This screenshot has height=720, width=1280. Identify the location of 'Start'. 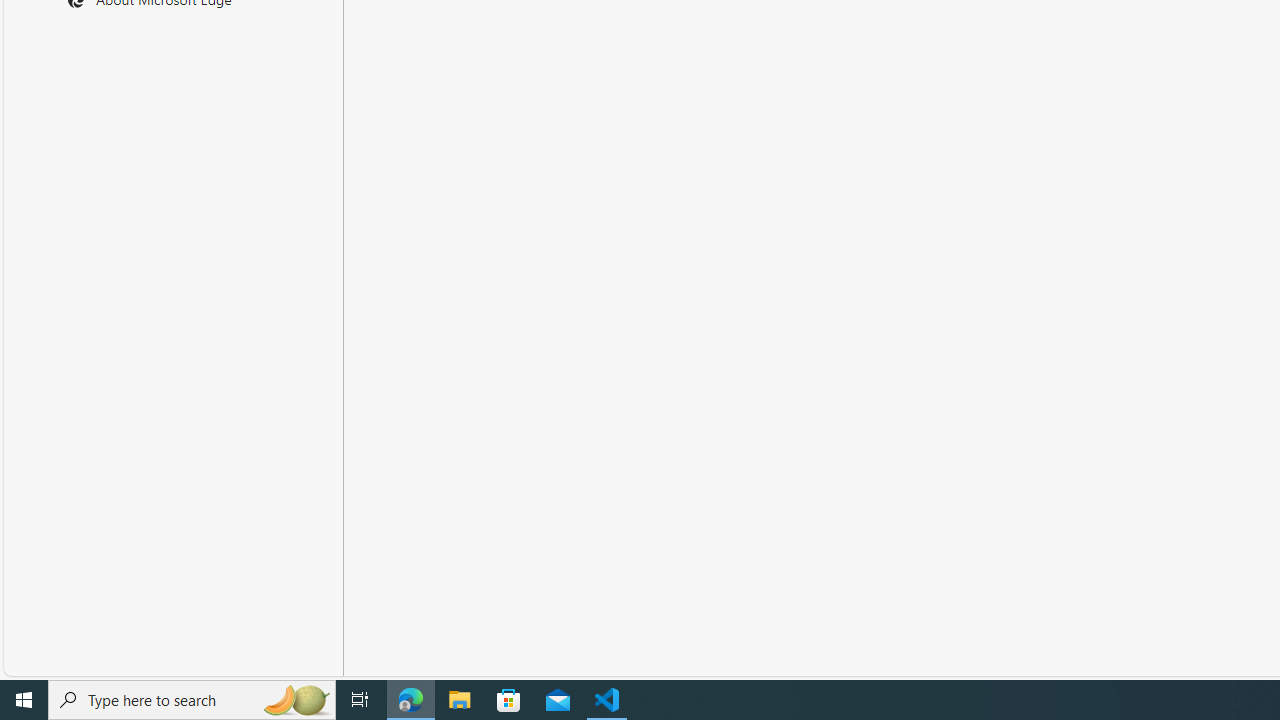
(24, 698).